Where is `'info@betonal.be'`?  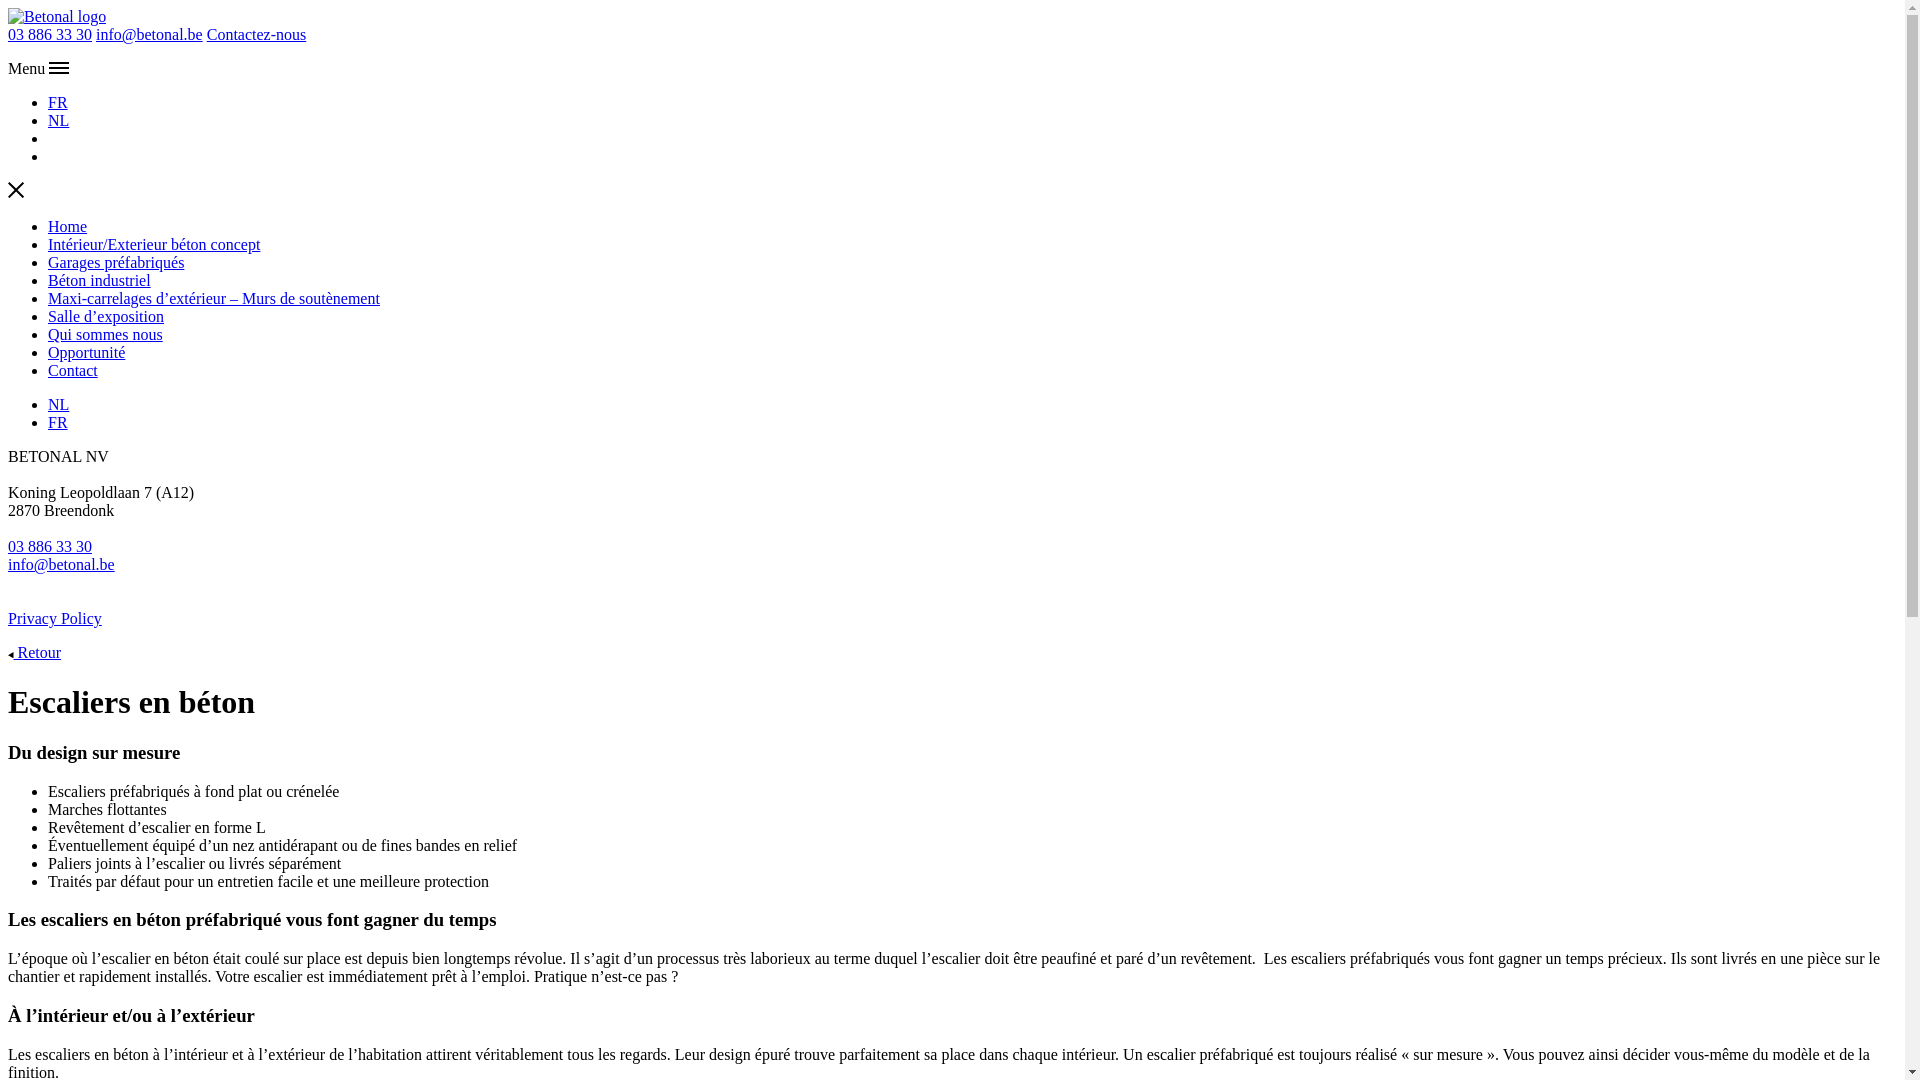 'info@betonal.be' is located at coordinates (148, 34).